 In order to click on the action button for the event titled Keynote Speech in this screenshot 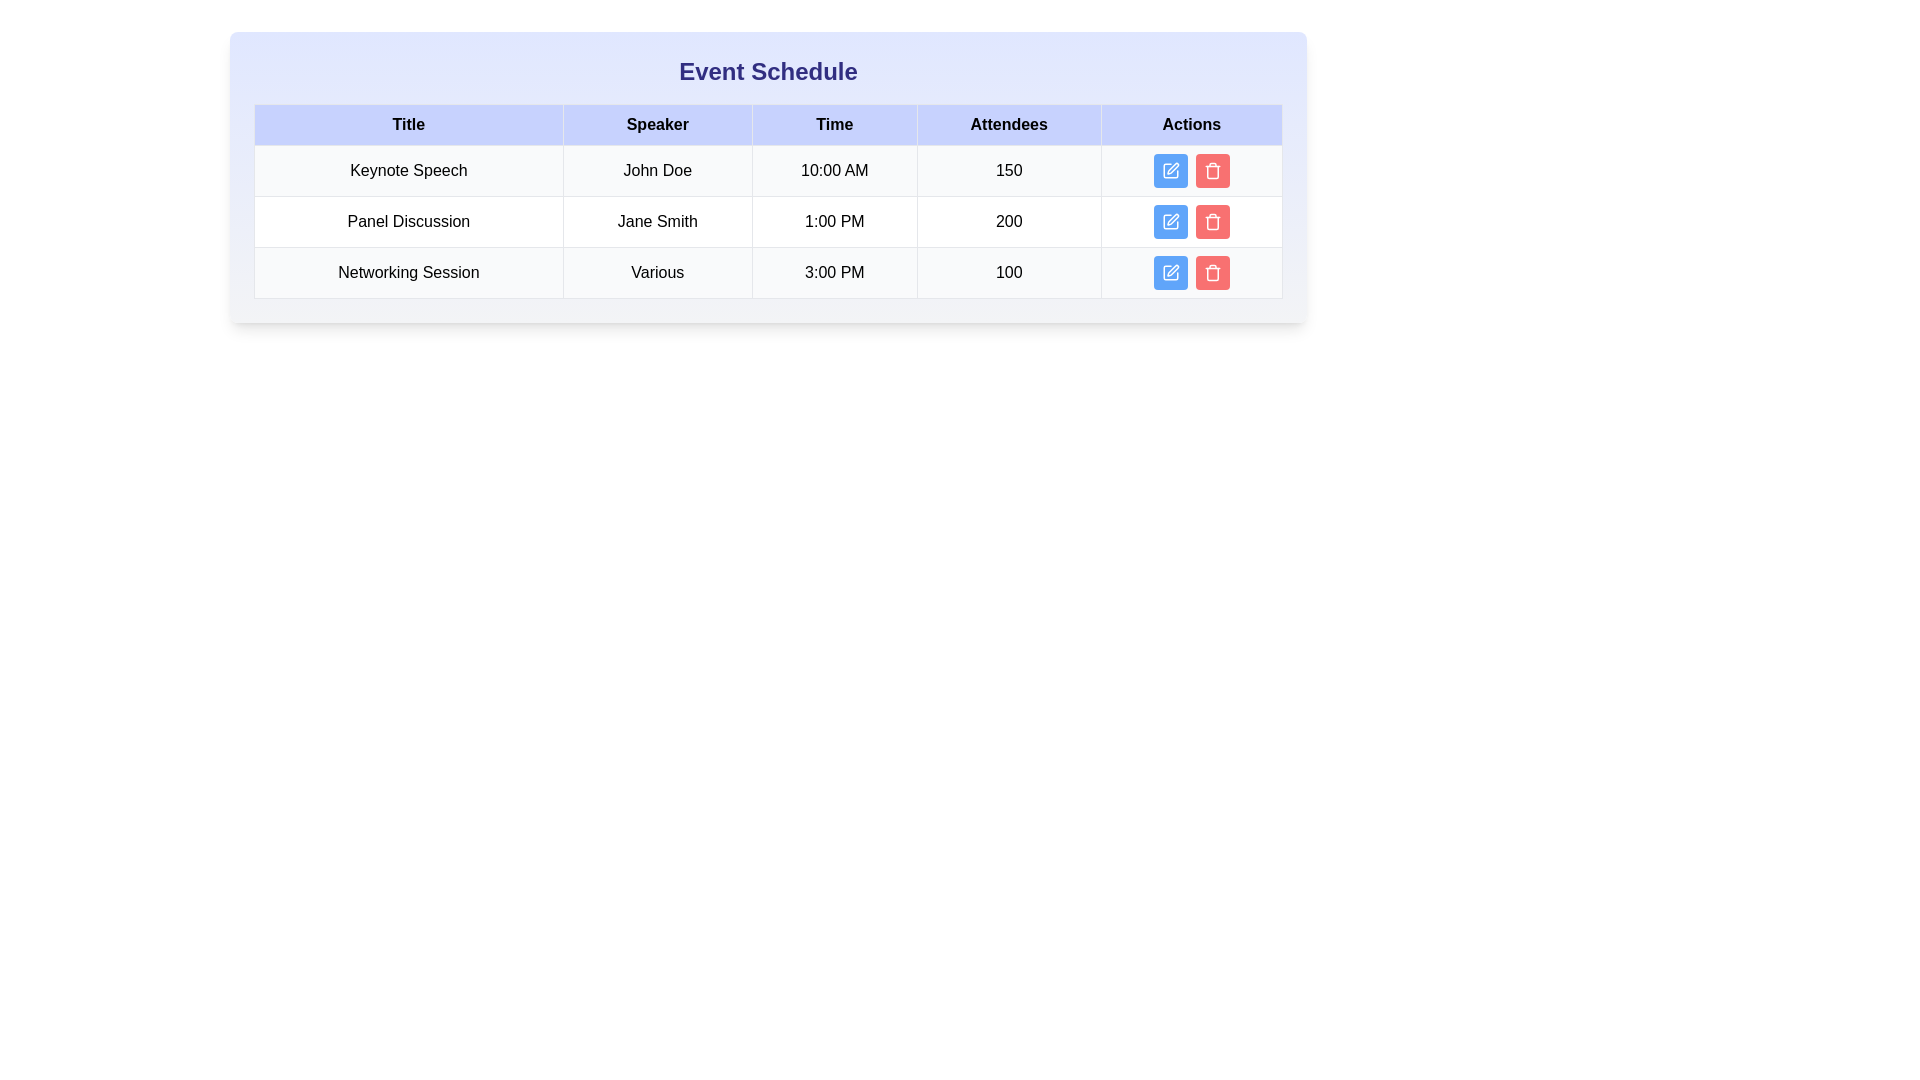, I will do `click(1170, 169)`.